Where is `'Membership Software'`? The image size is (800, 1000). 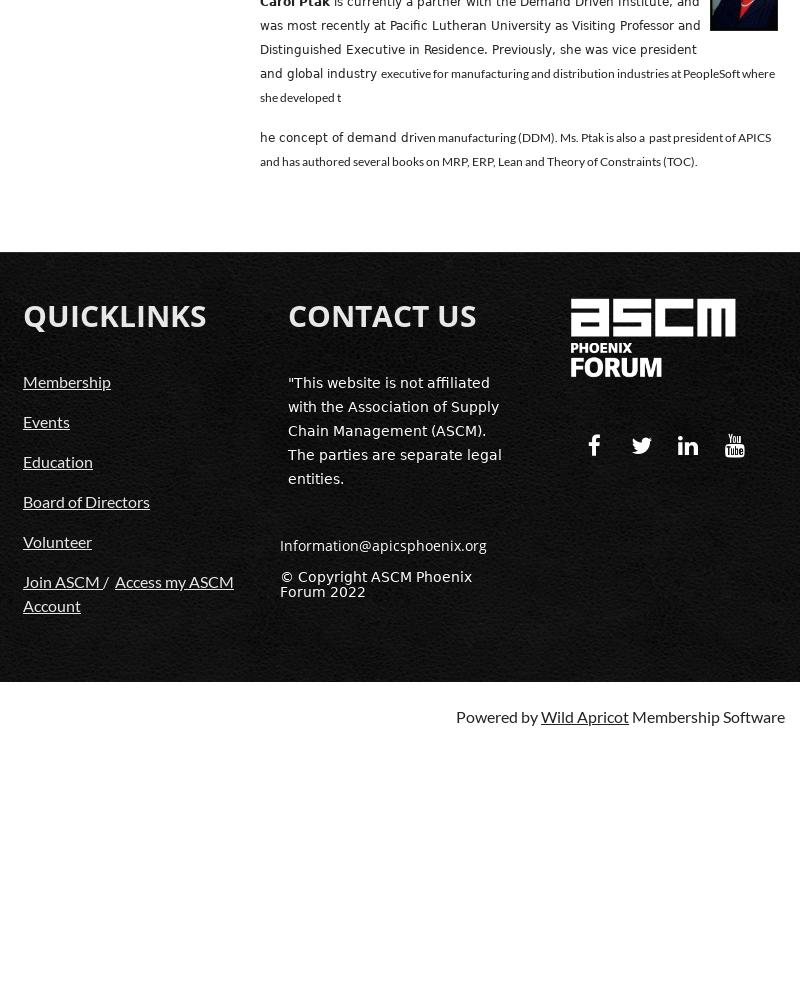 'Membership Software' is located at coordinates (706, 714).